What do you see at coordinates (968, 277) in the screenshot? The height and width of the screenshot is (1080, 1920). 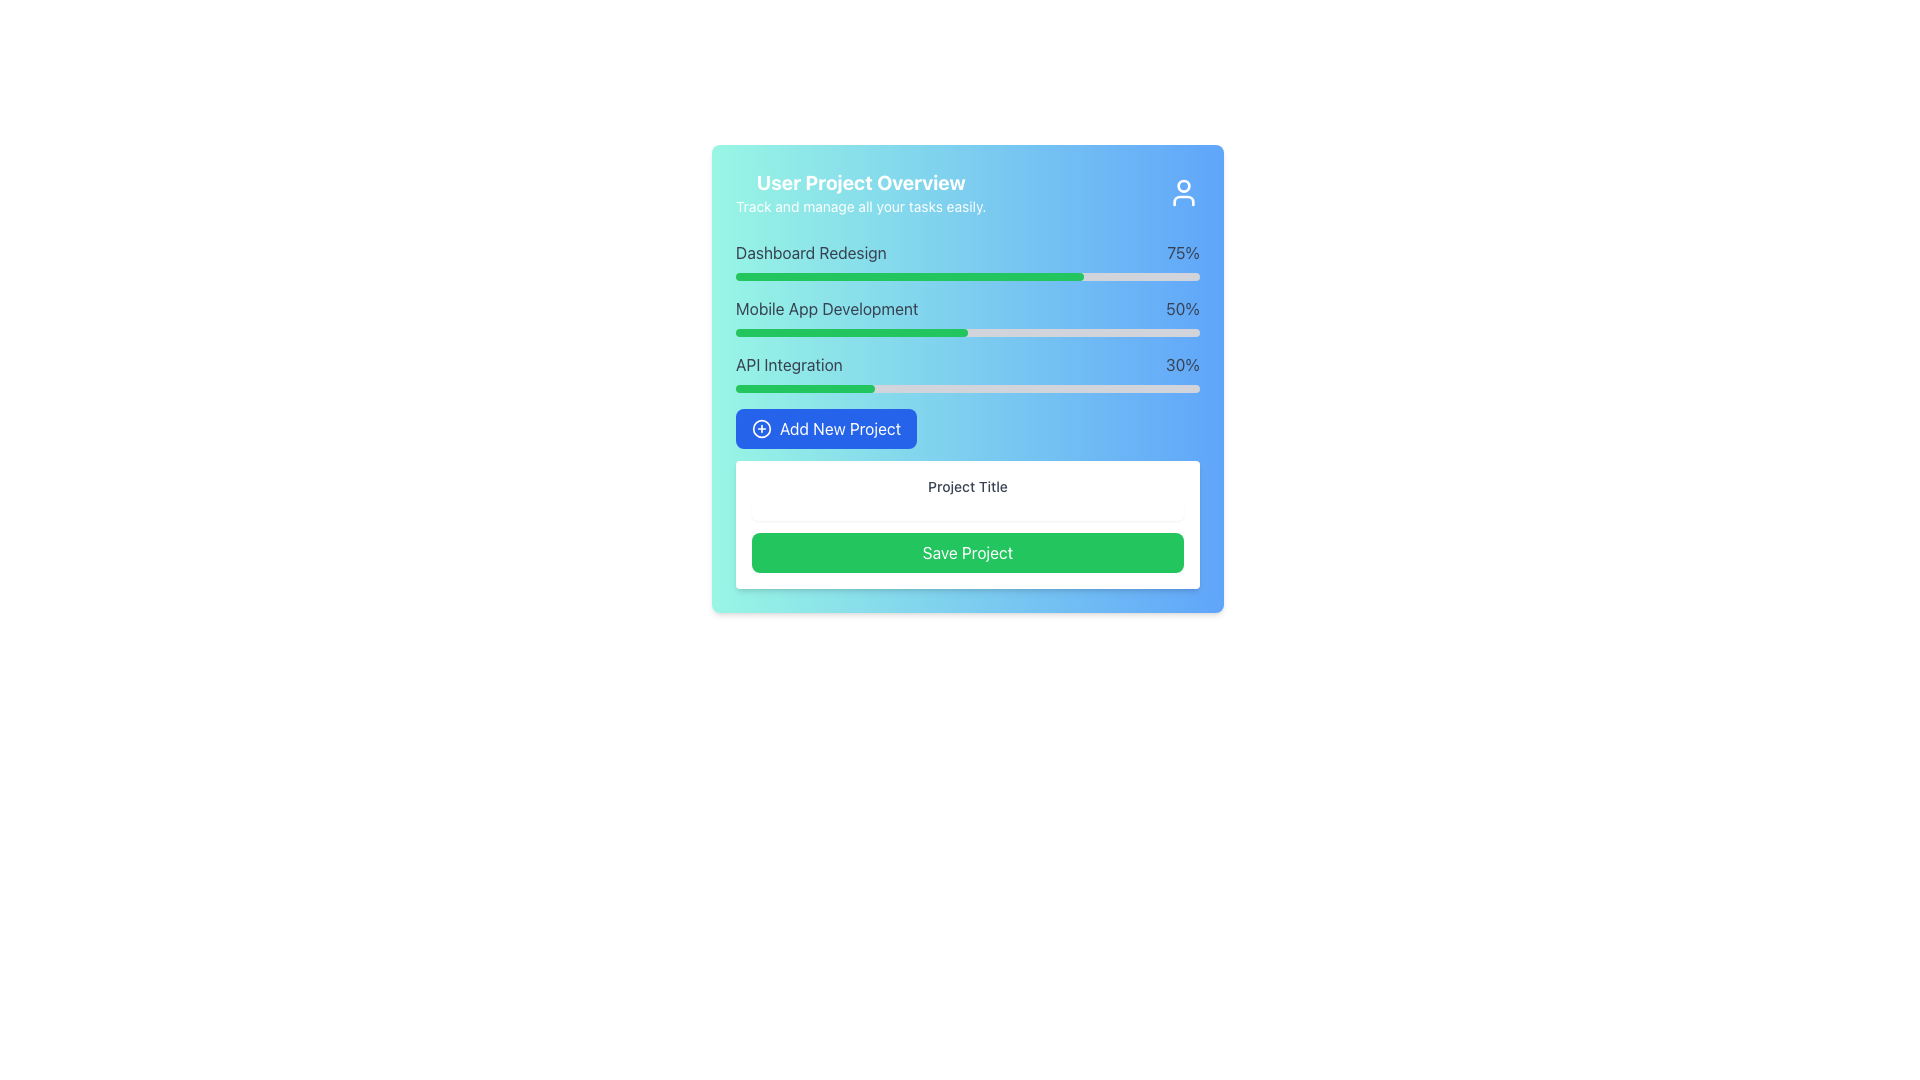 I see `the progress bar indicating 75% completion for the task 'Dashboard Redesign', located in the first task row` at bounding box center [968, 277].